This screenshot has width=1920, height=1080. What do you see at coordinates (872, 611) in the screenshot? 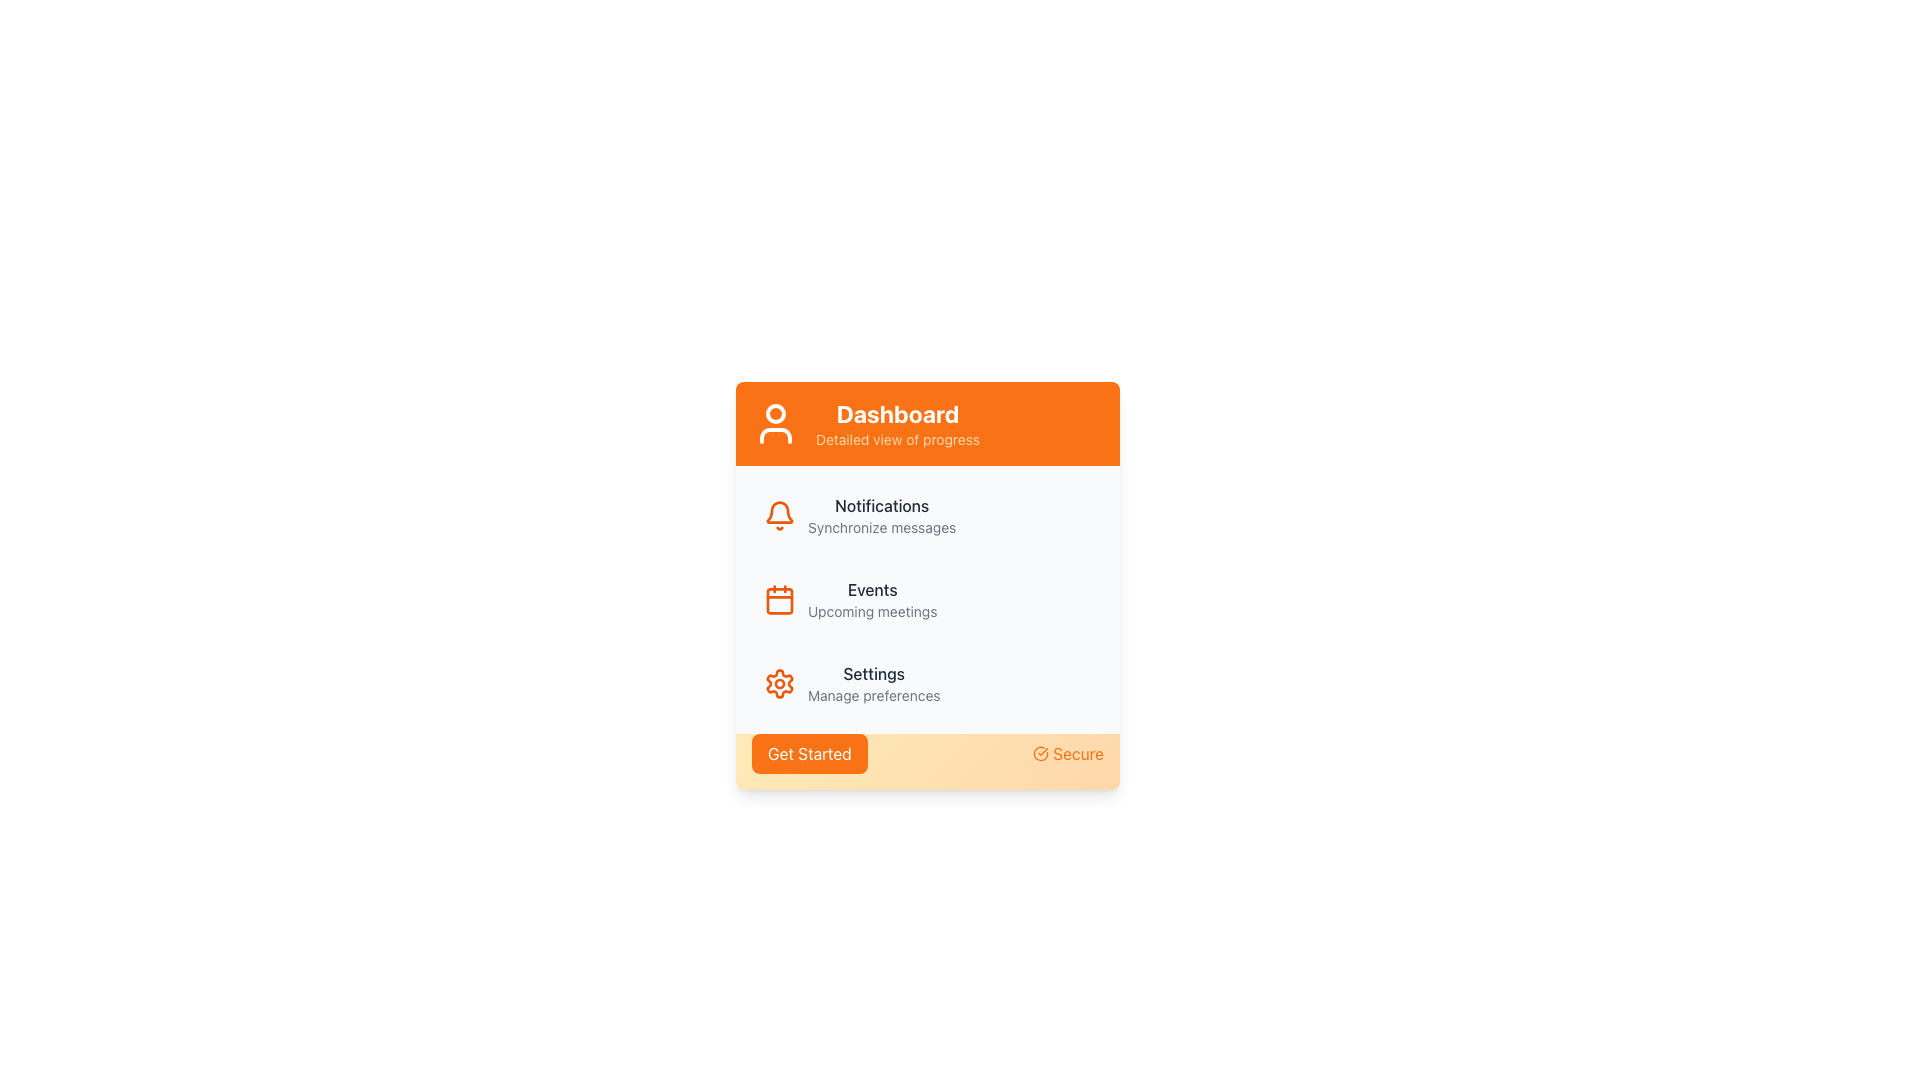
I see `the Text Label located directly below the 'Events' label in the user dashboard, which provides additional details about the Events category` at bounding box center [872, 611].